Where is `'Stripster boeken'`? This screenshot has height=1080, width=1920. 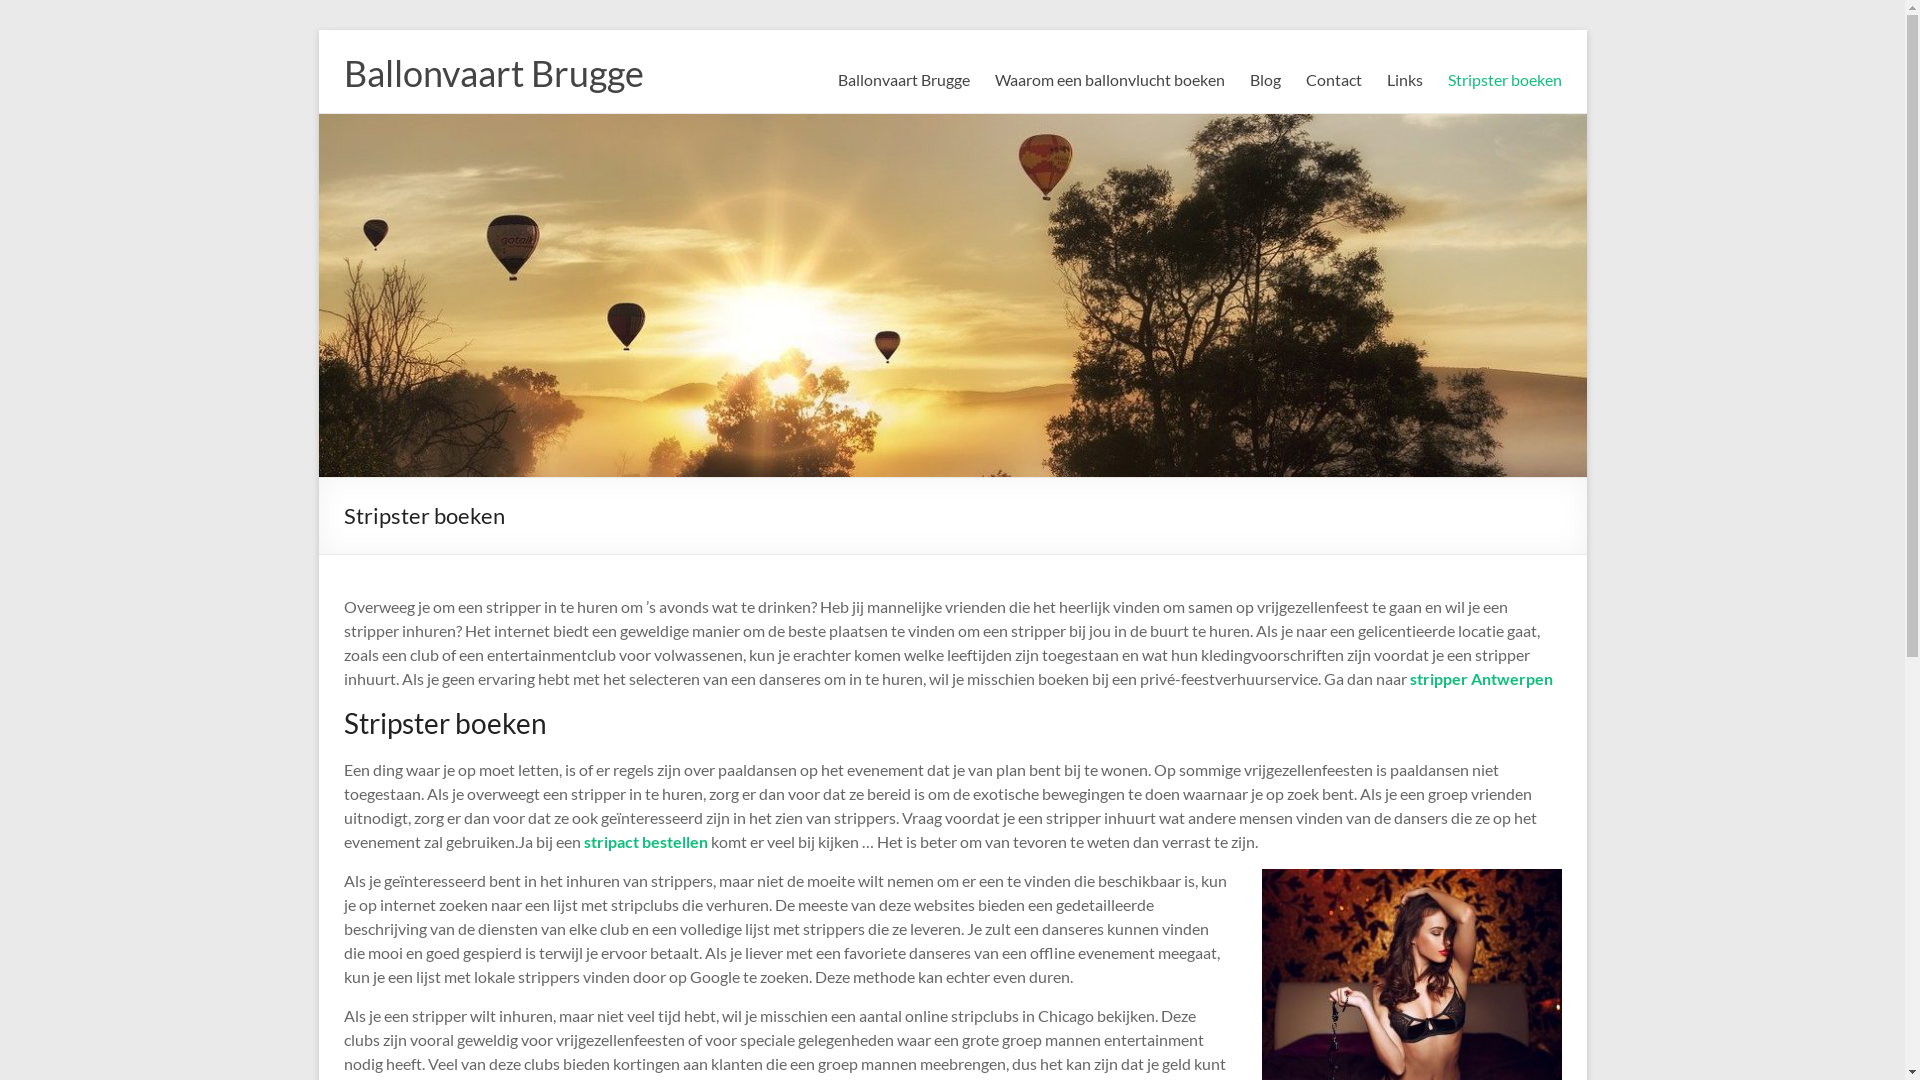
'Stripster boeken' is located at coordinates (1448, 79).